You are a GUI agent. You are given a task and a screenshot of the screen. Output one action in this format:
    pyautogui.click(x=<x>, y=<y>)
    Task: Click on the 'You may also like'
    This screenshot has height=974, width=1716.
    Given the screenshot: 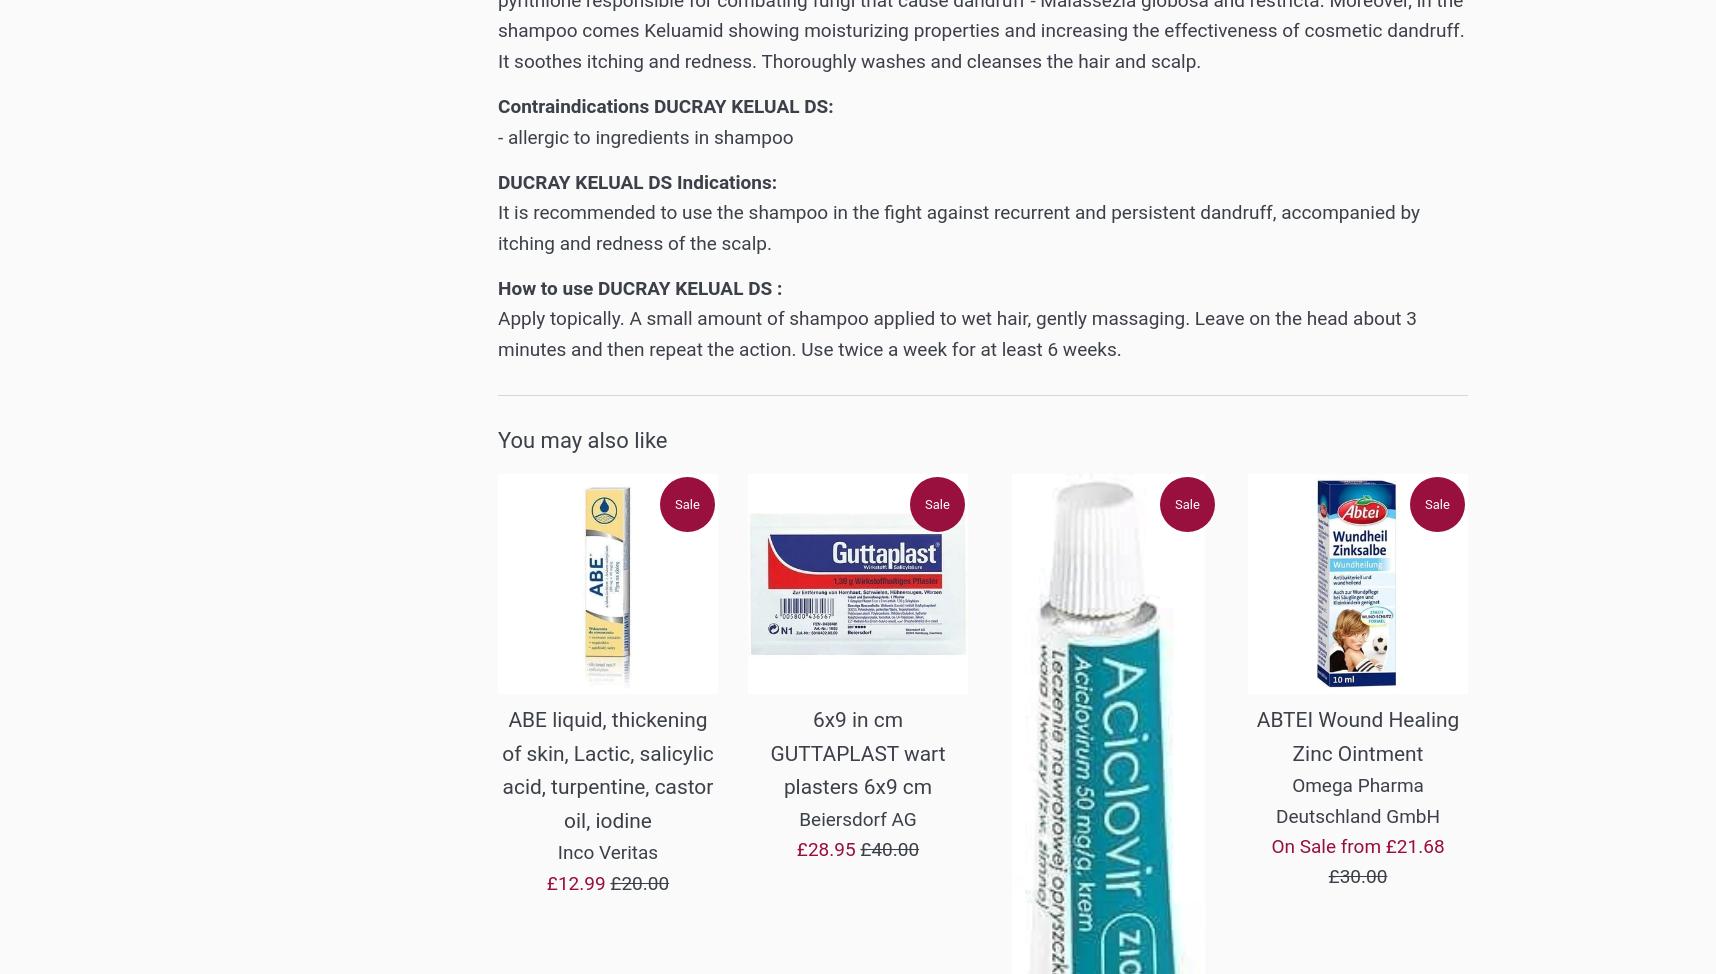 What is the action you would take?
    pyautogui.click(x=496, y=439)
    